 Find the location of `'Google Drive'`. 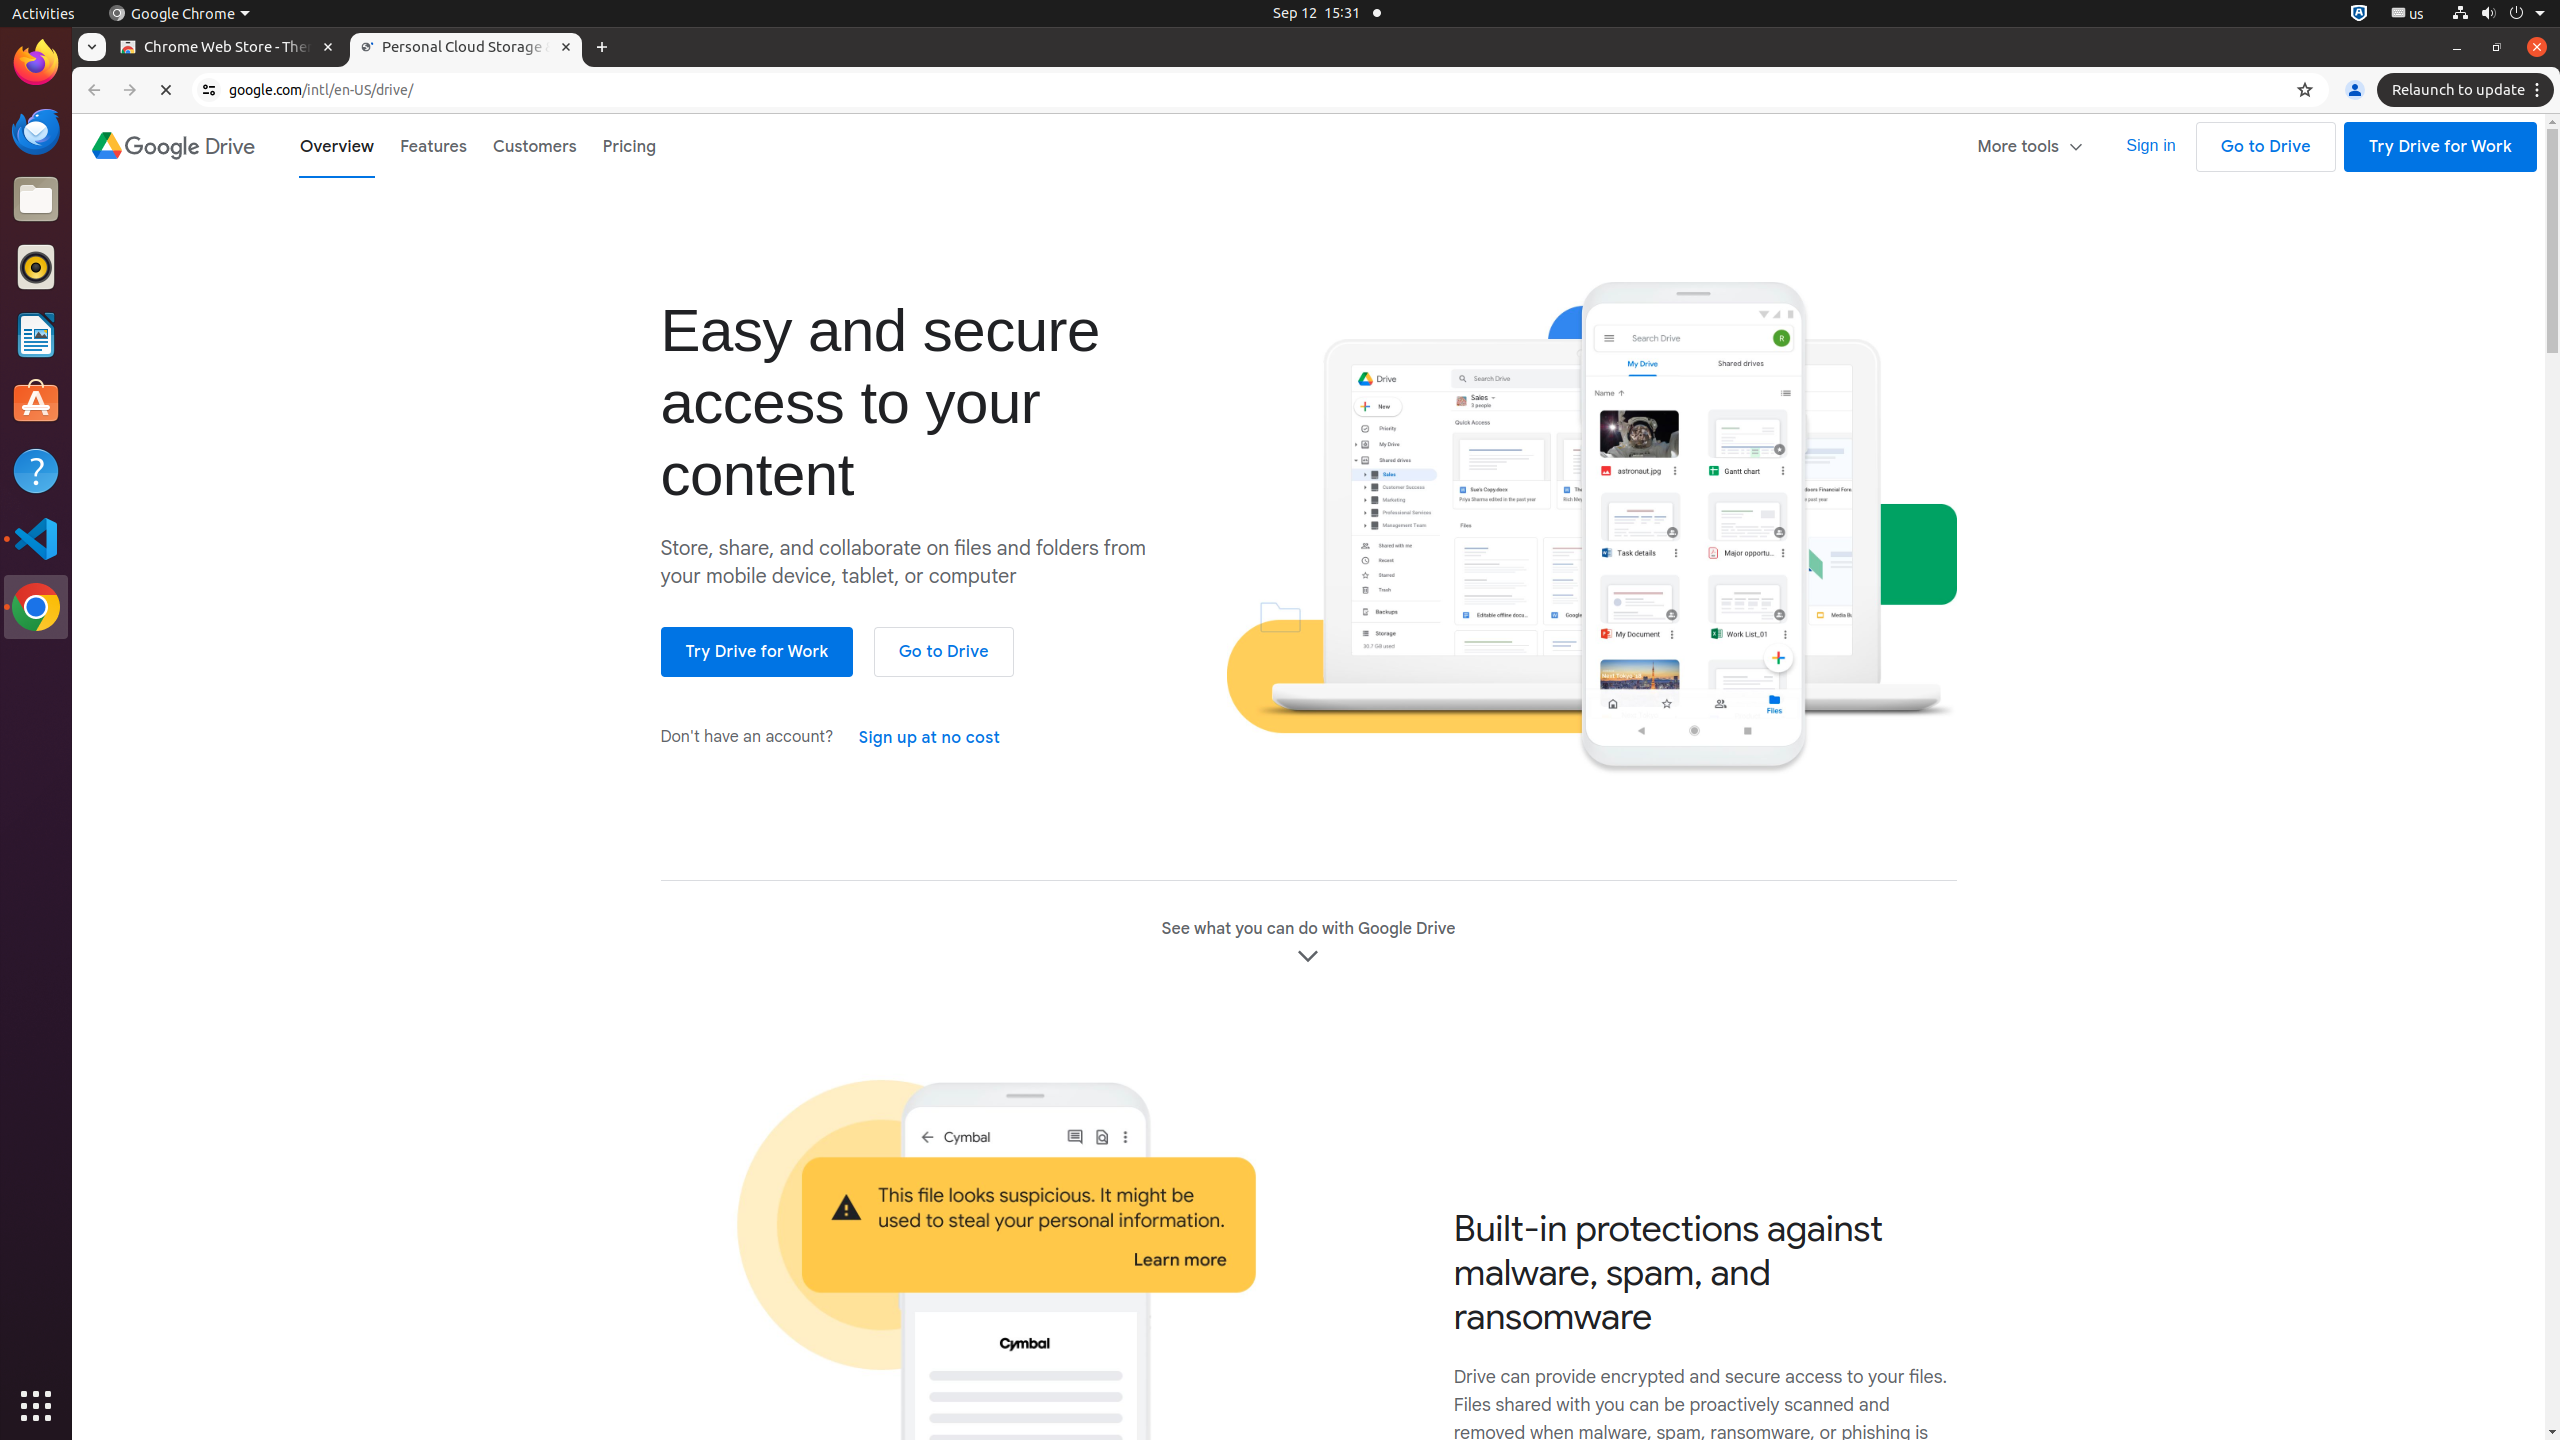

'Google Drive' is located at coordinates (171, 145).